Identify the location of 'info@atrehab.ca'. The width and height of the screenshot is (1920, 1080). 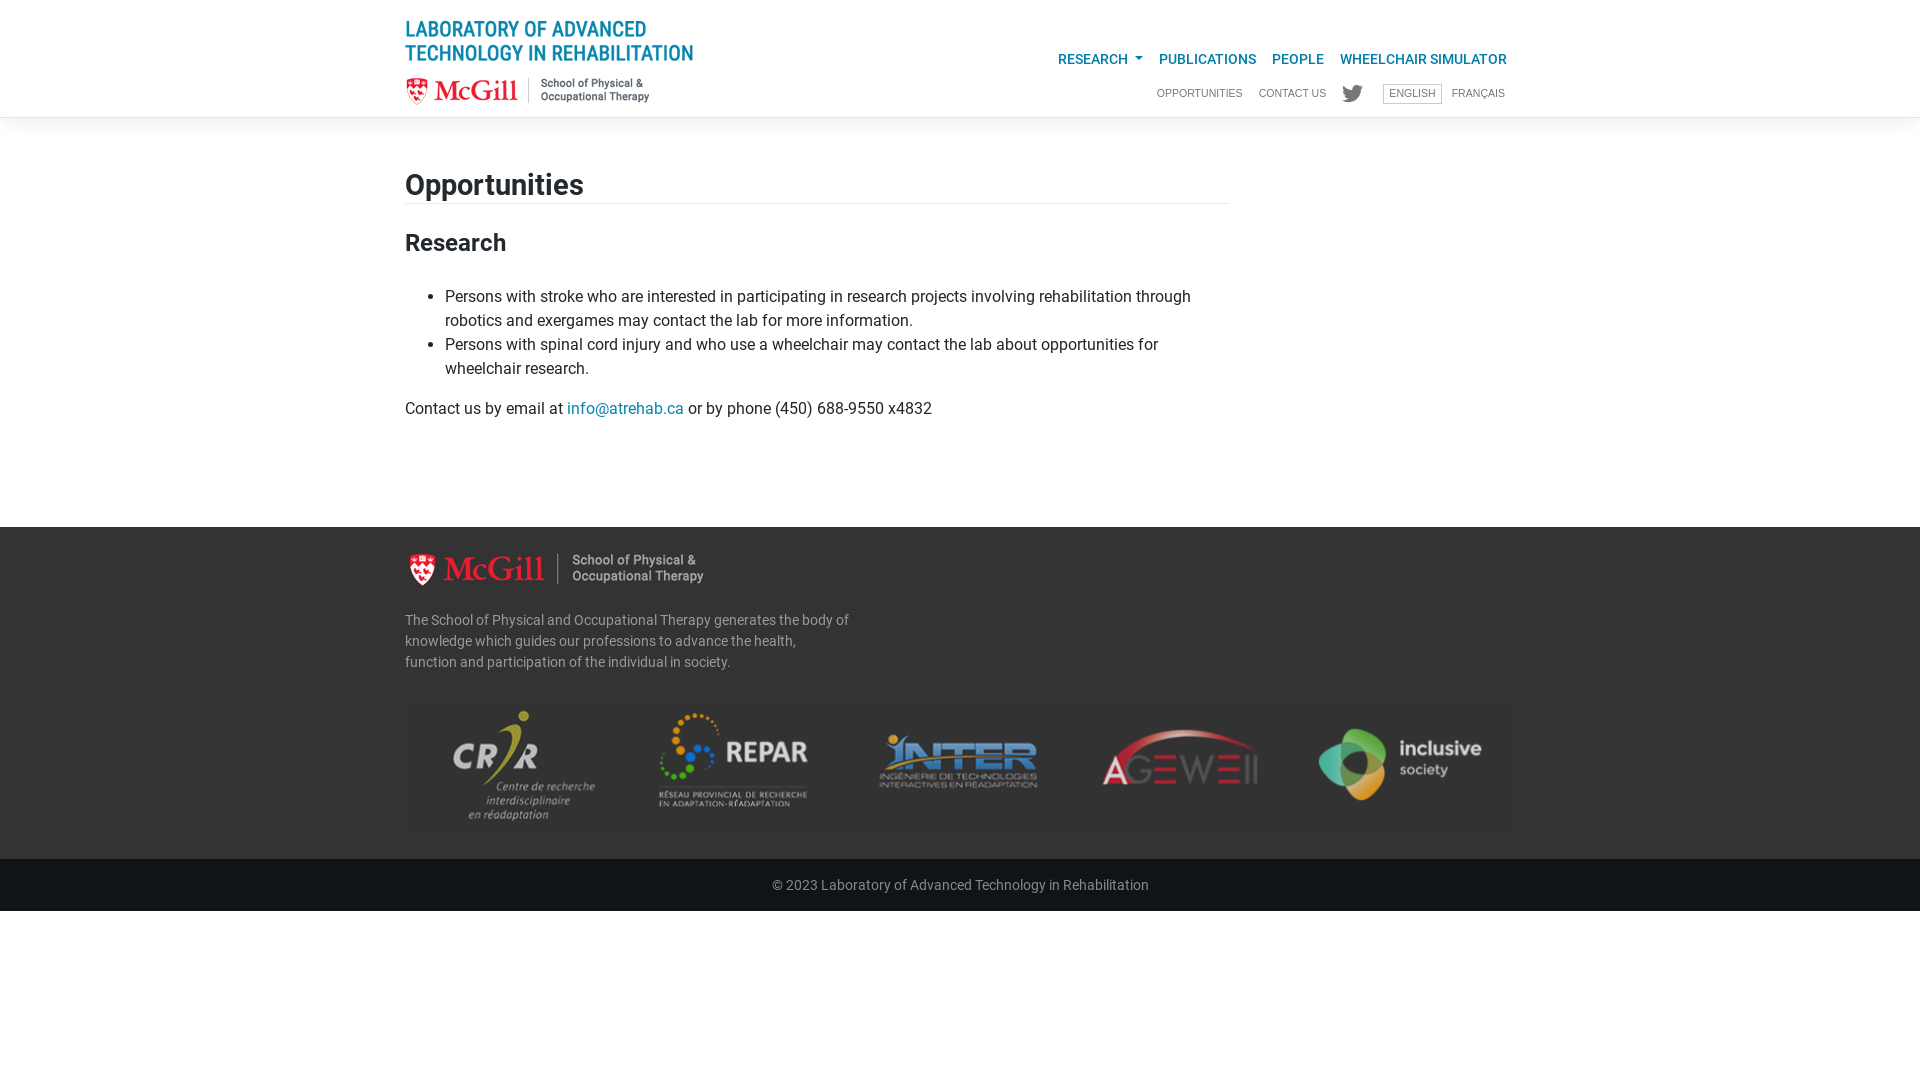
(624, 407).